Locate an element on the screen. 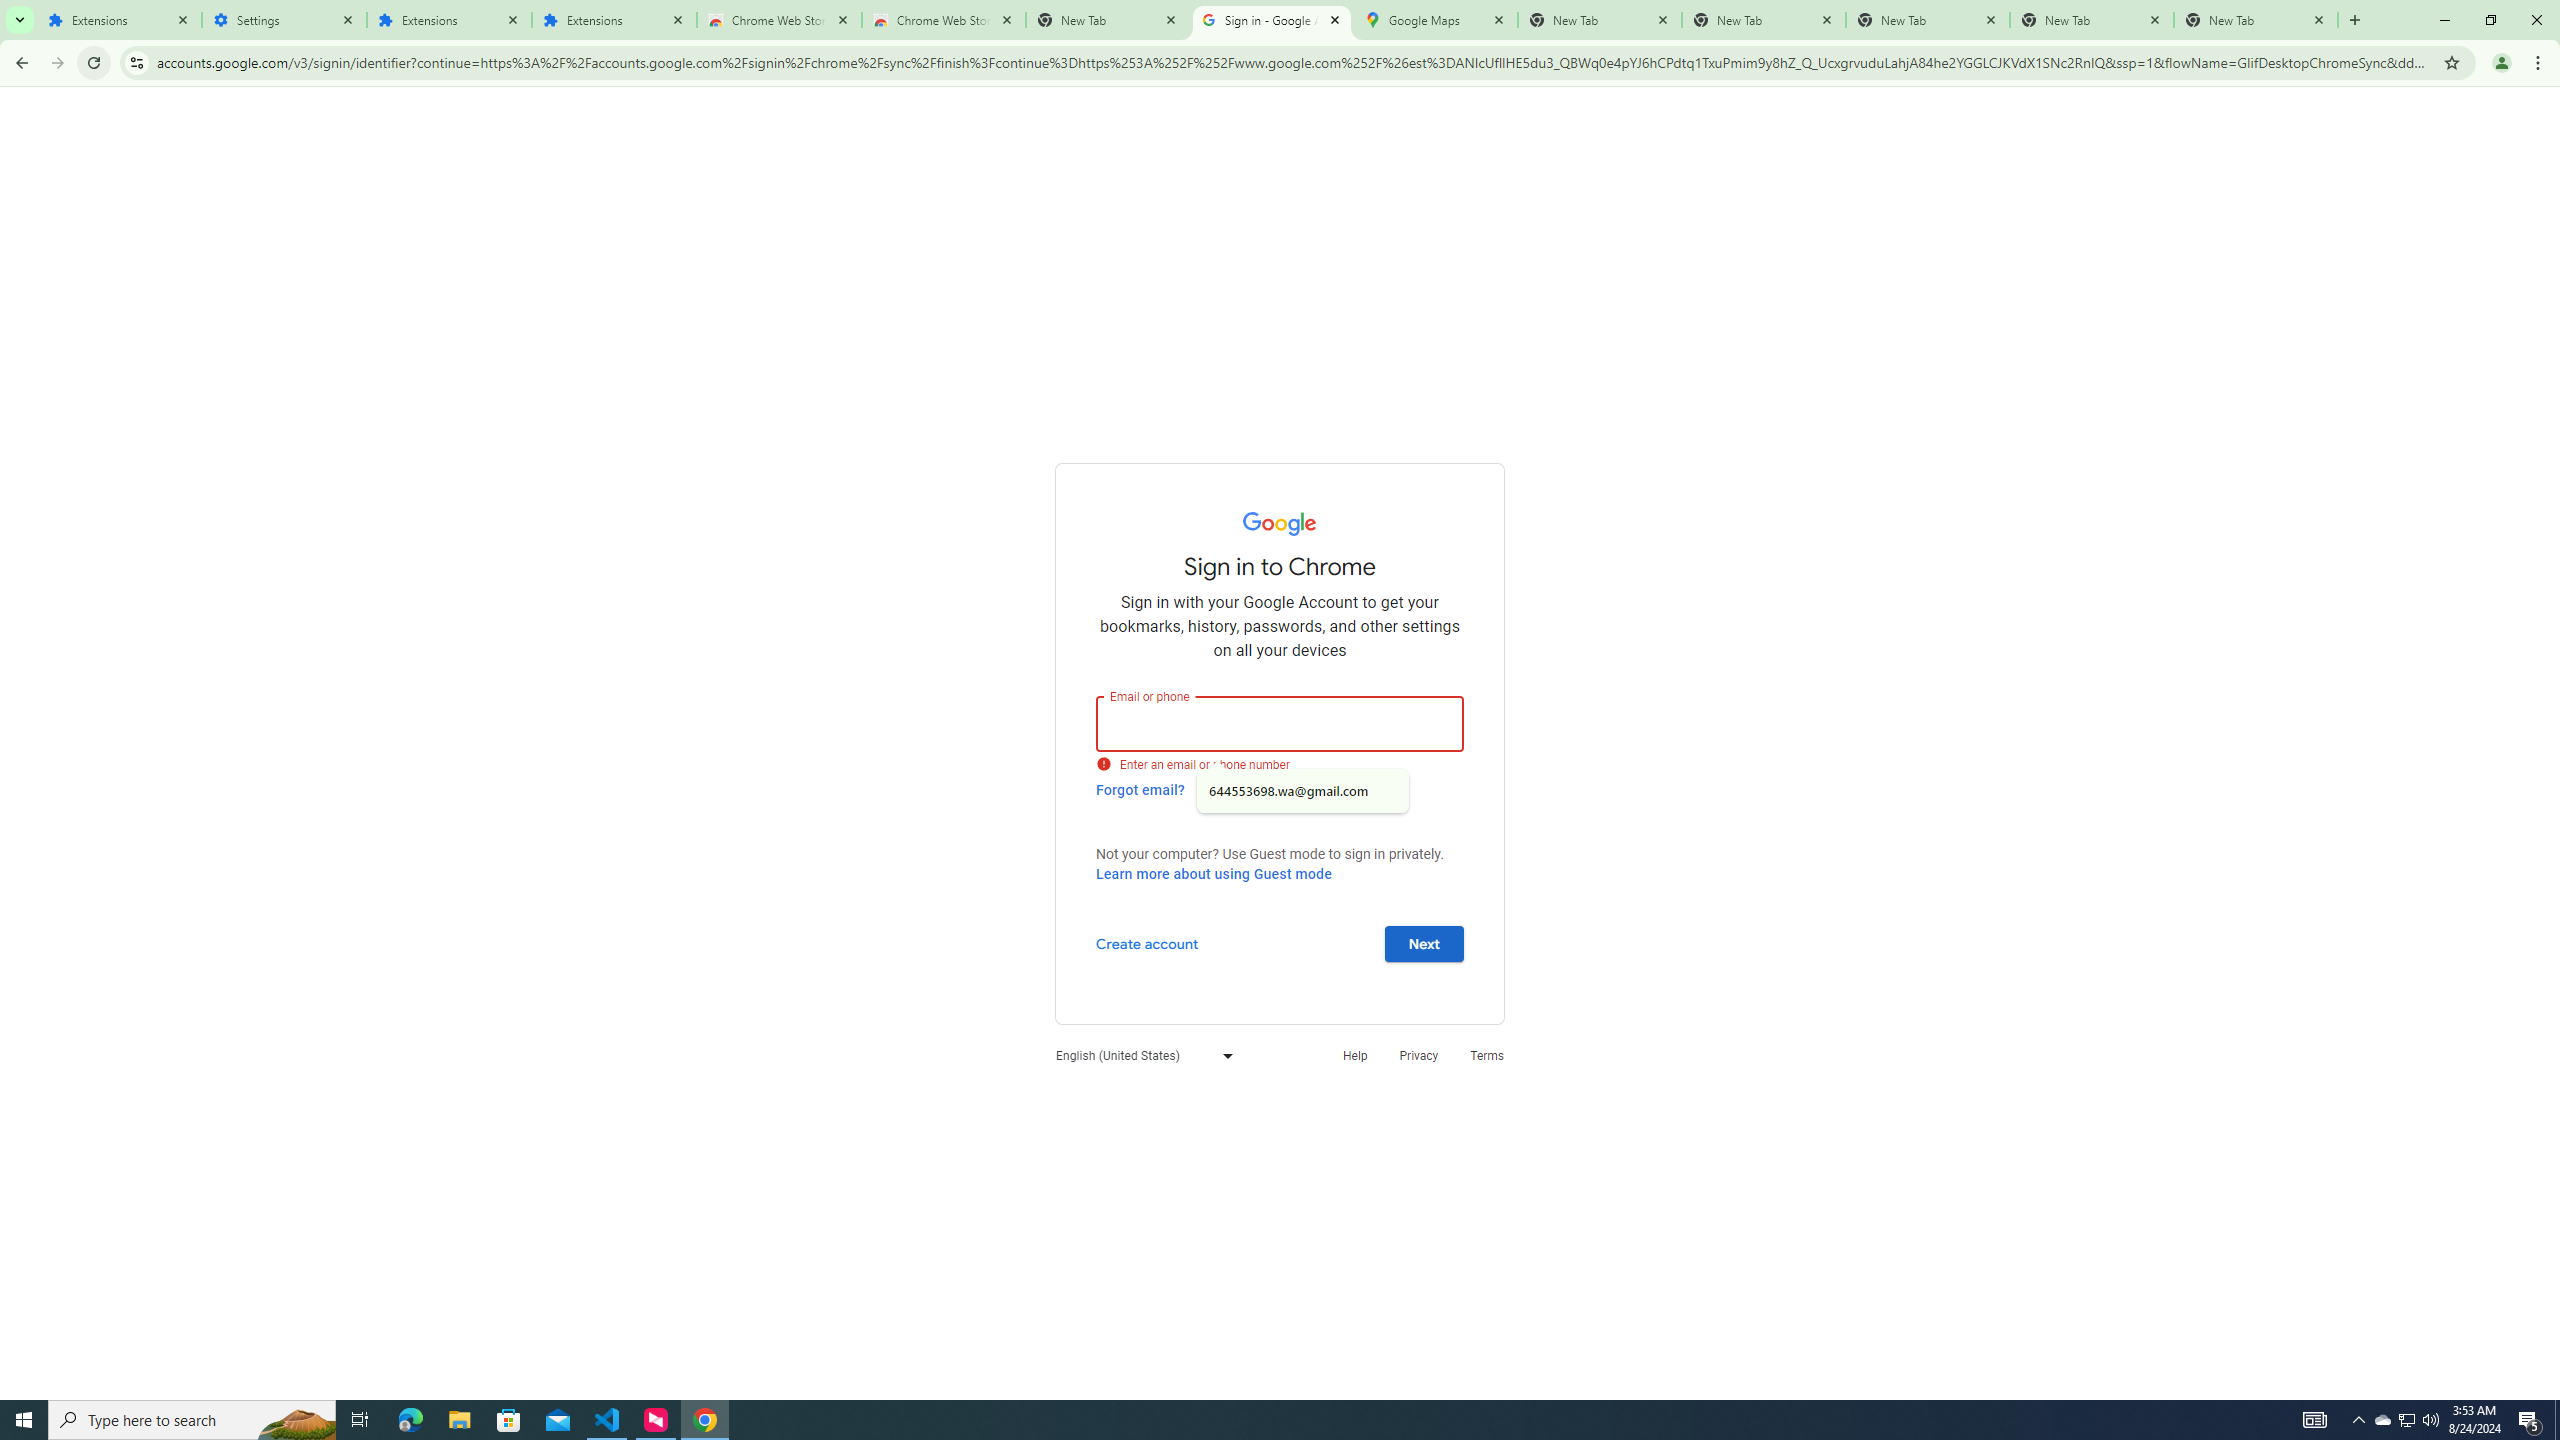 This screenshot has width=2560, height=1440. 'Forward' is located at coordinates (57, 62).